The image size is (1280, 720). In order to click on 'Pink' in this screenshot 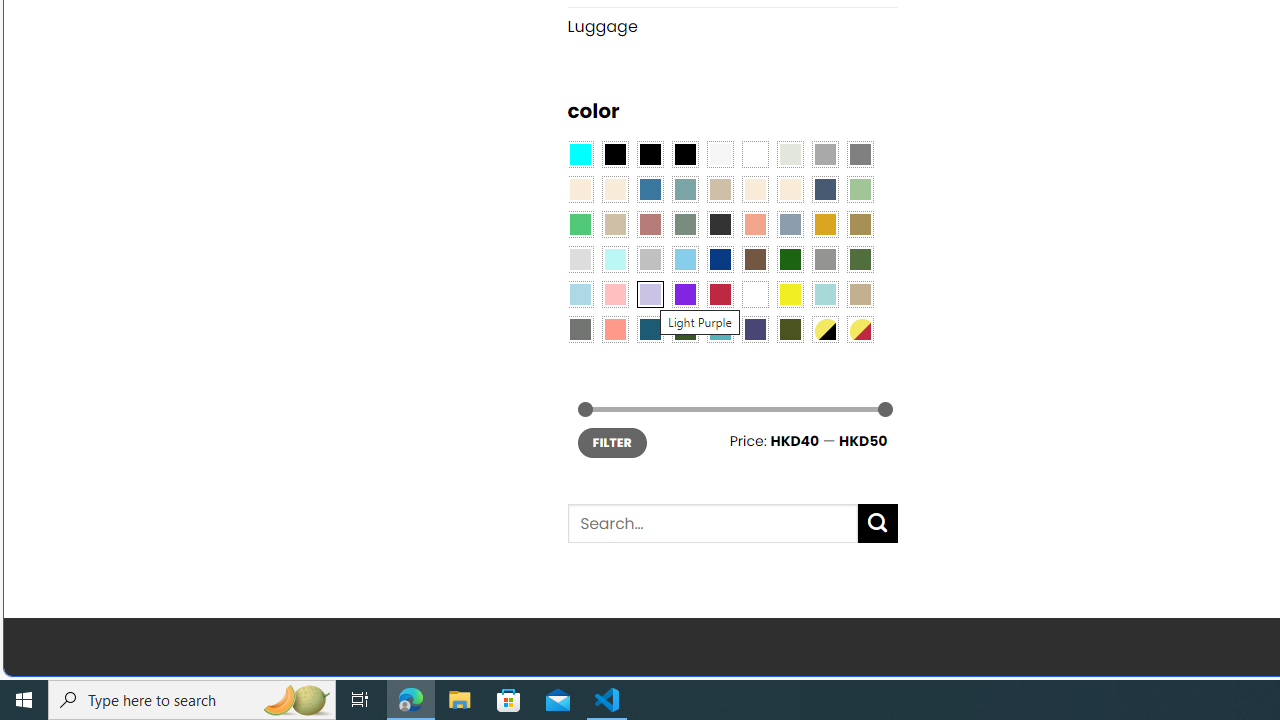, I will do `click(614, 295)`.